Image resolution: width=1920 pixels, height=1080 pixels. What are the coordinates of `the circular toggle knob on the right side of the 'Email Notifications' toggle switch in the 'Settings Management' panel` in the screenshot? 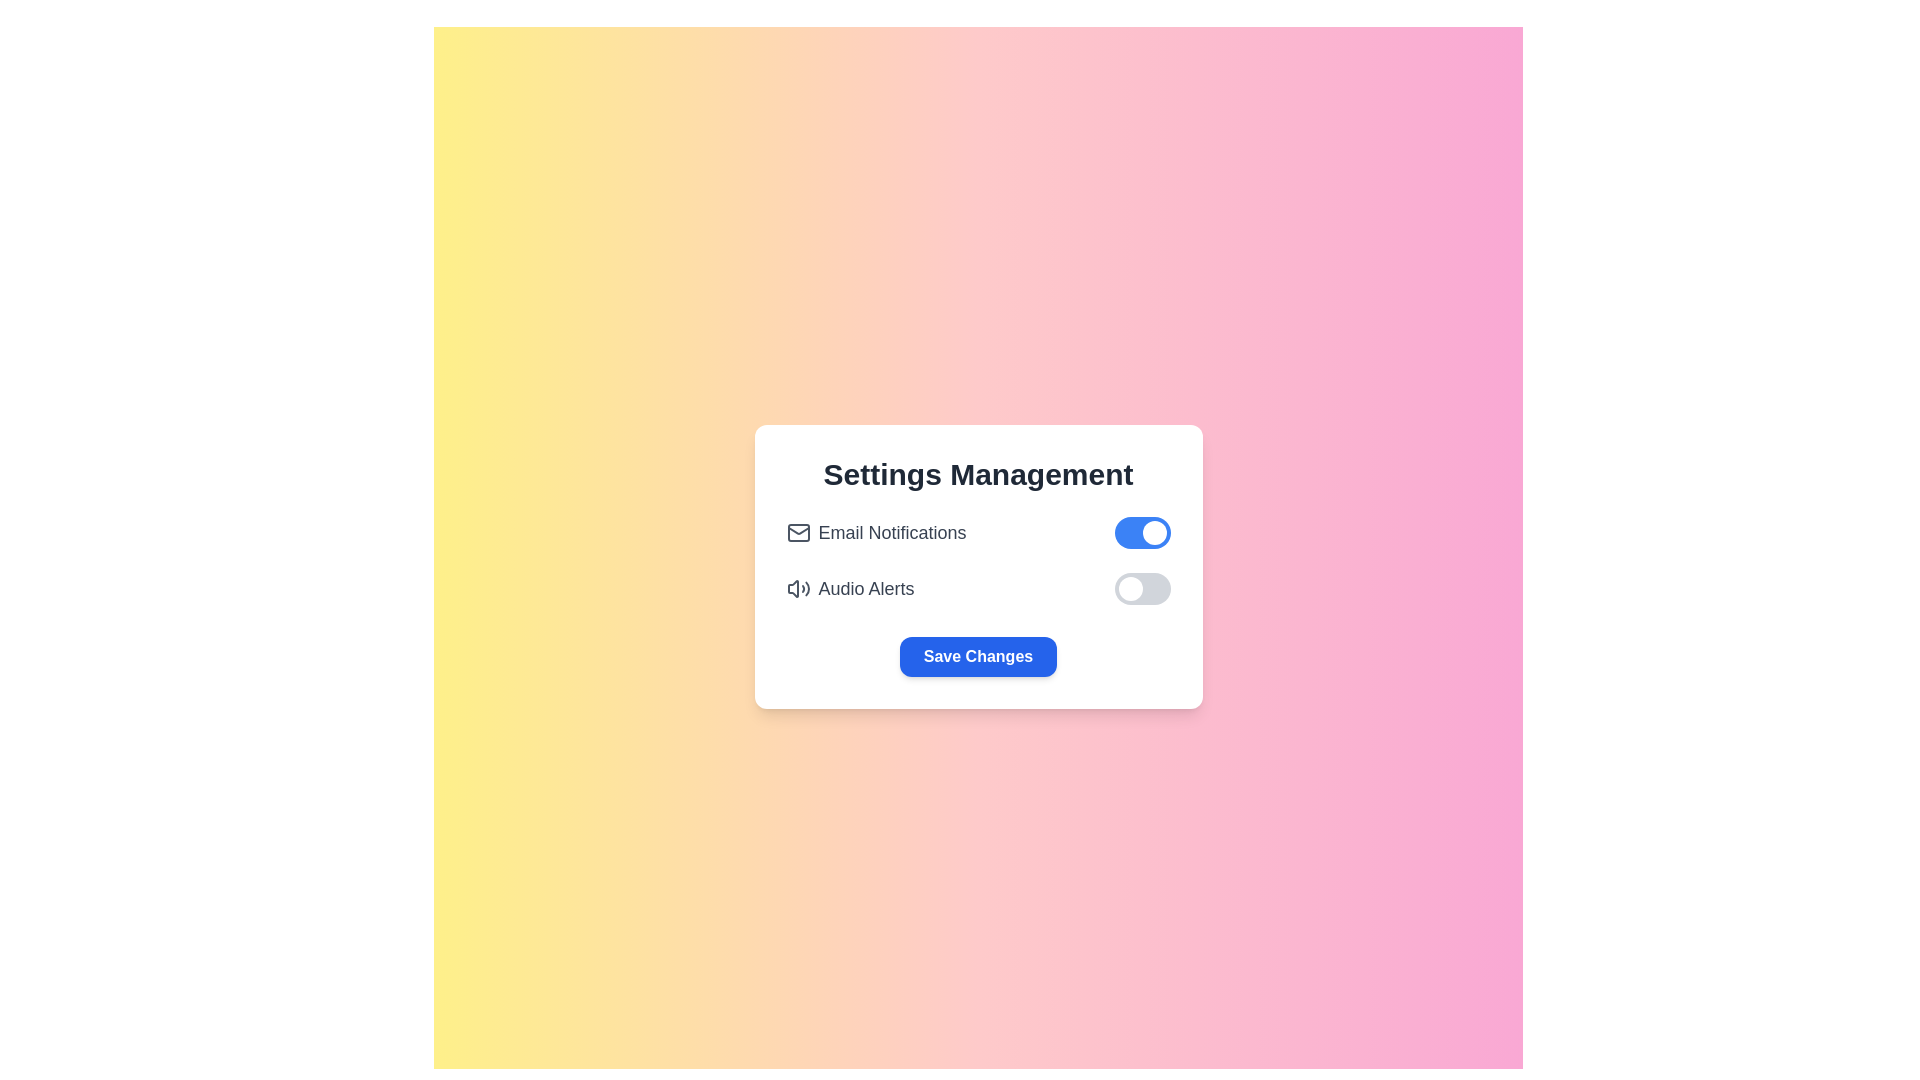 It's located at (1154, 531).